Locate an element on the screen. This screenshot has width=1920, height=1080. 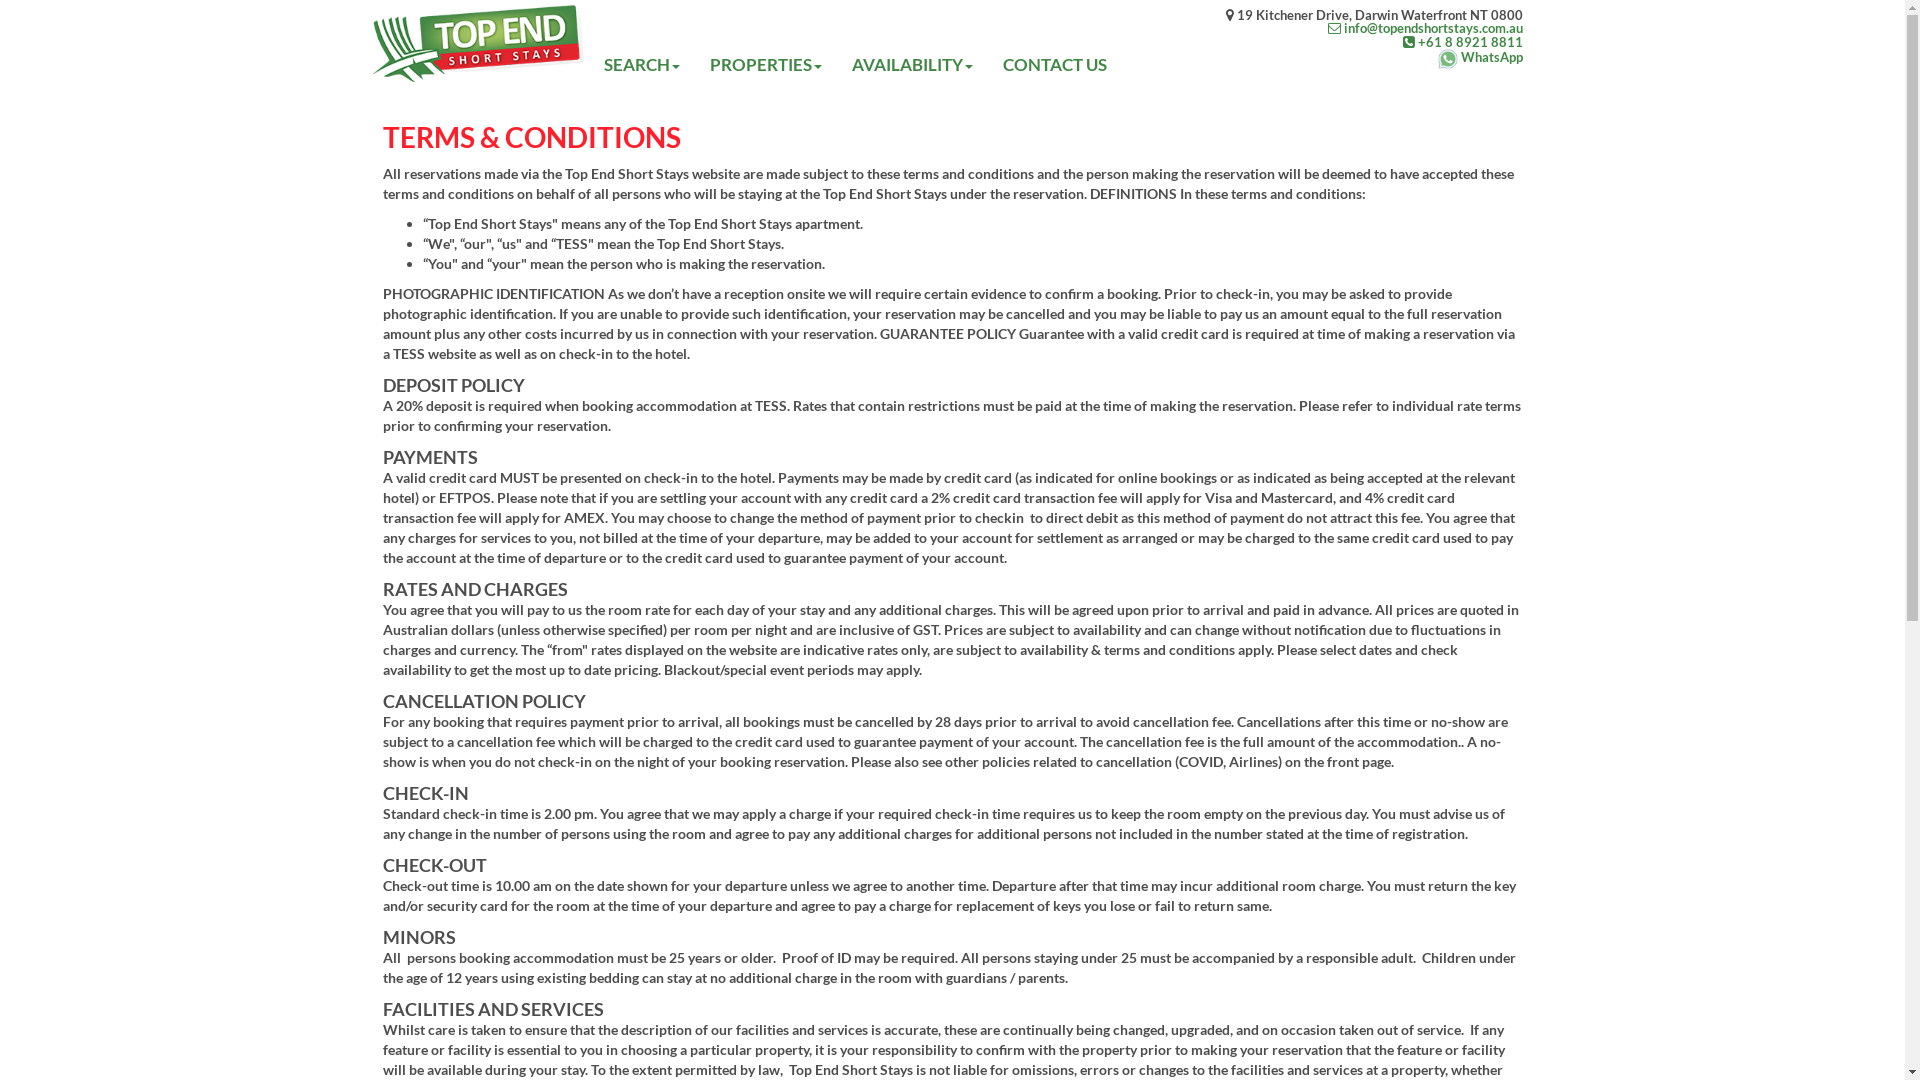
'+61 8 8921 8811' is located at coordinates (1373, 42).